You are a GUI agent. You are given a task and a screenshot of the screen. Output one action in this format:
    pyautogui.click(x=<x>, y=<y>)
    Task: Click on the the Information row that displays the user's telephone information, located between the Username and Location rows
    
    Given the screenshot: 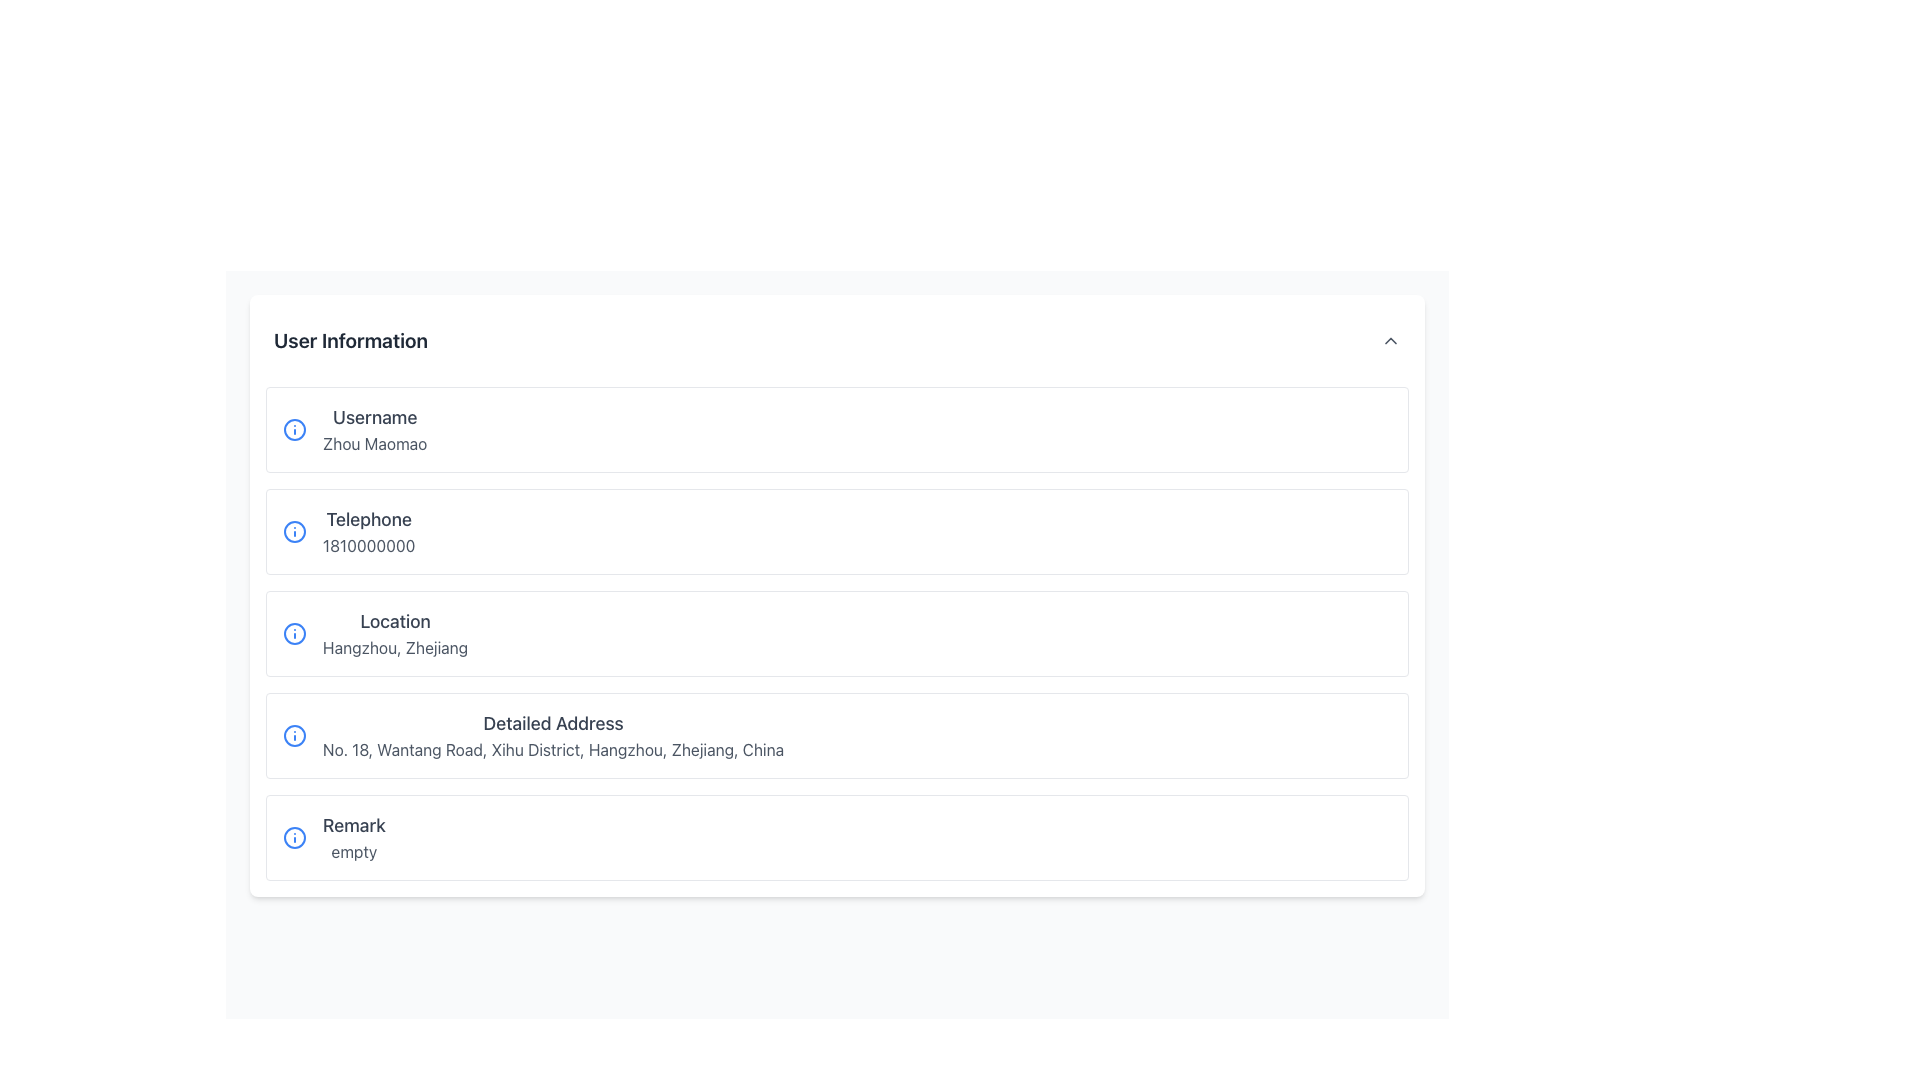 What is the action you would take?
    pyautogui.click(x=837, y=531)
    